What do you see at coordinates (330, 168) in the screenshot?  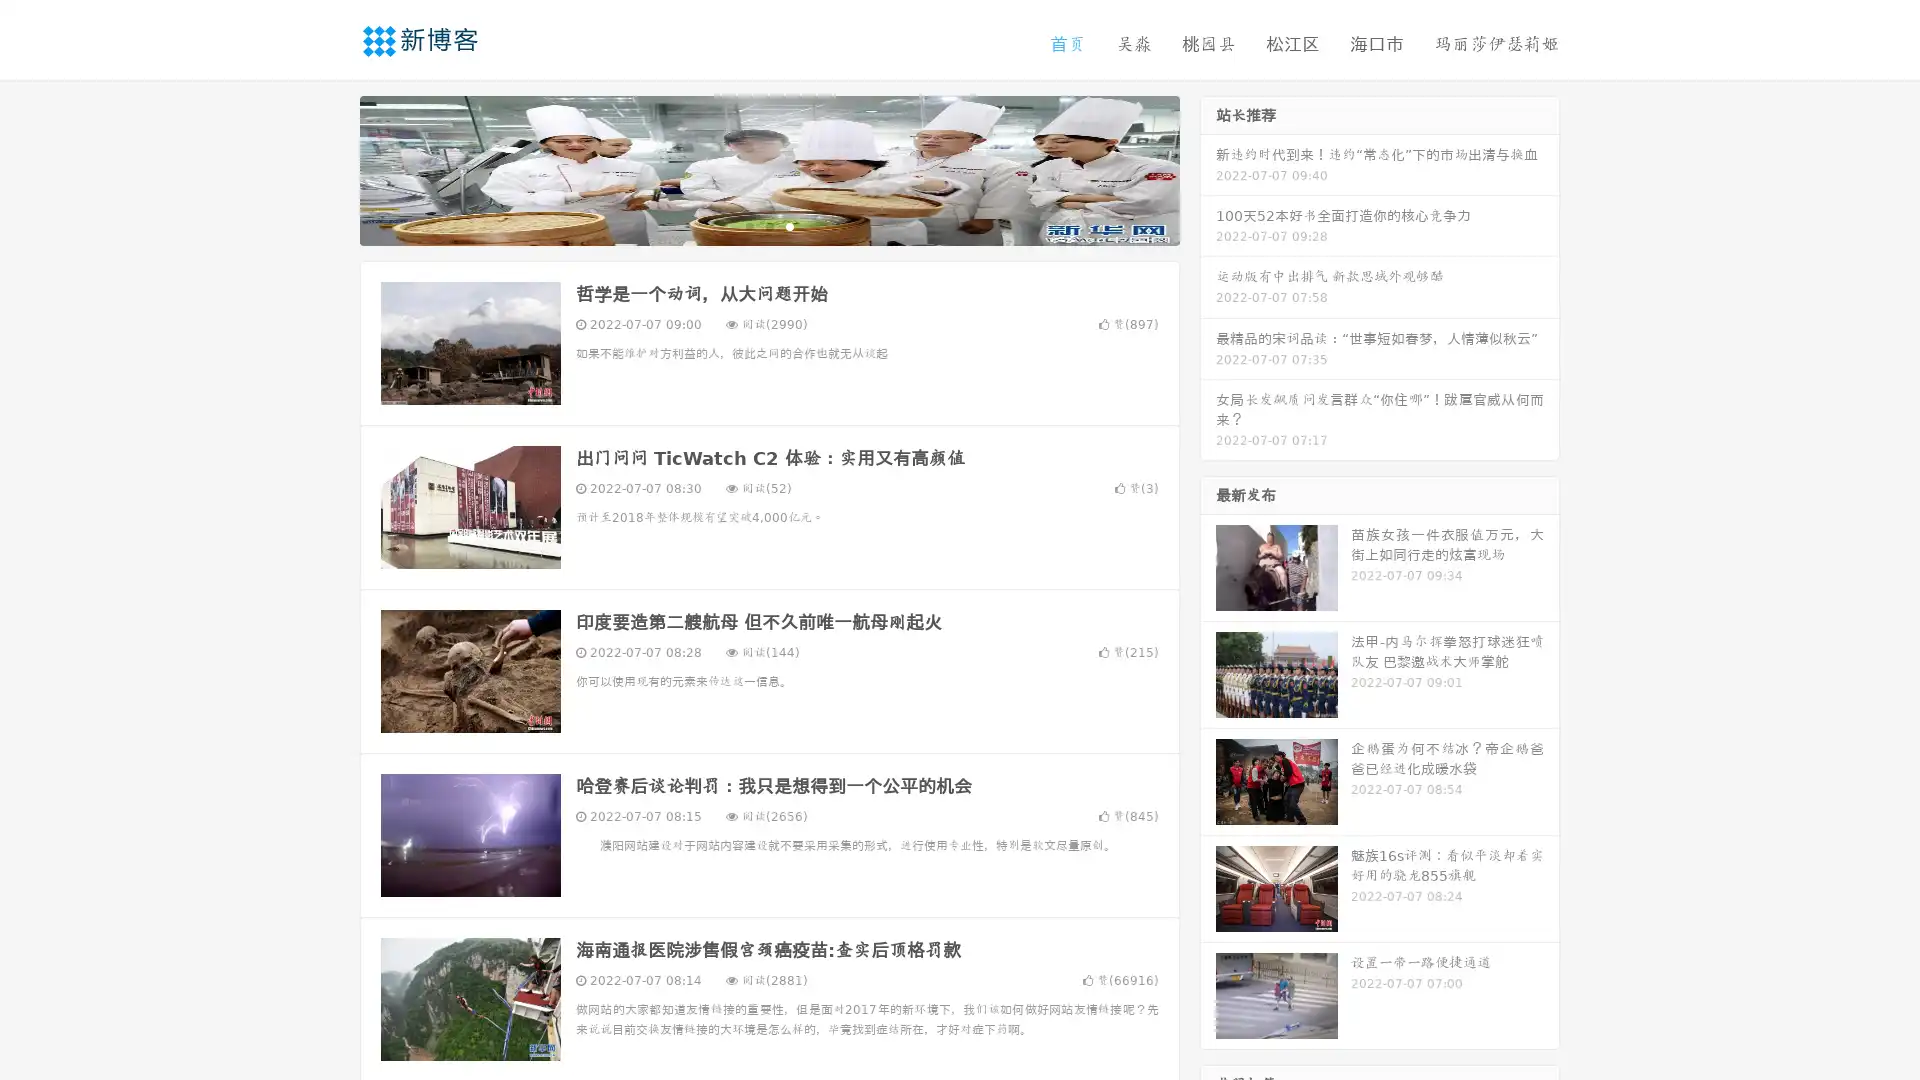 I see `Previous slide` at bounding box center [330, 168].